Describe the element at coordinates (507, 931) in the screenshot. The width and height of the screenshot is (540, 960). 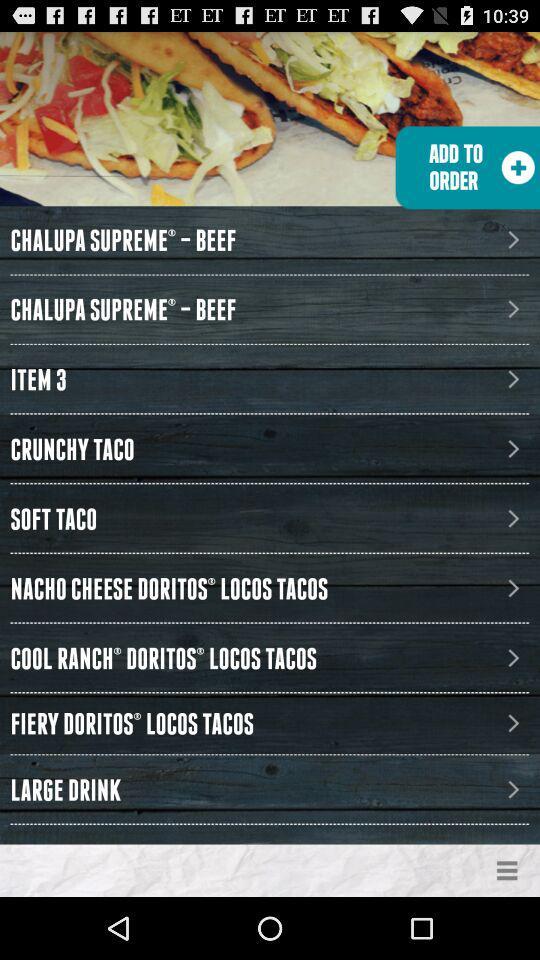
I see `the menu icon` at that location.